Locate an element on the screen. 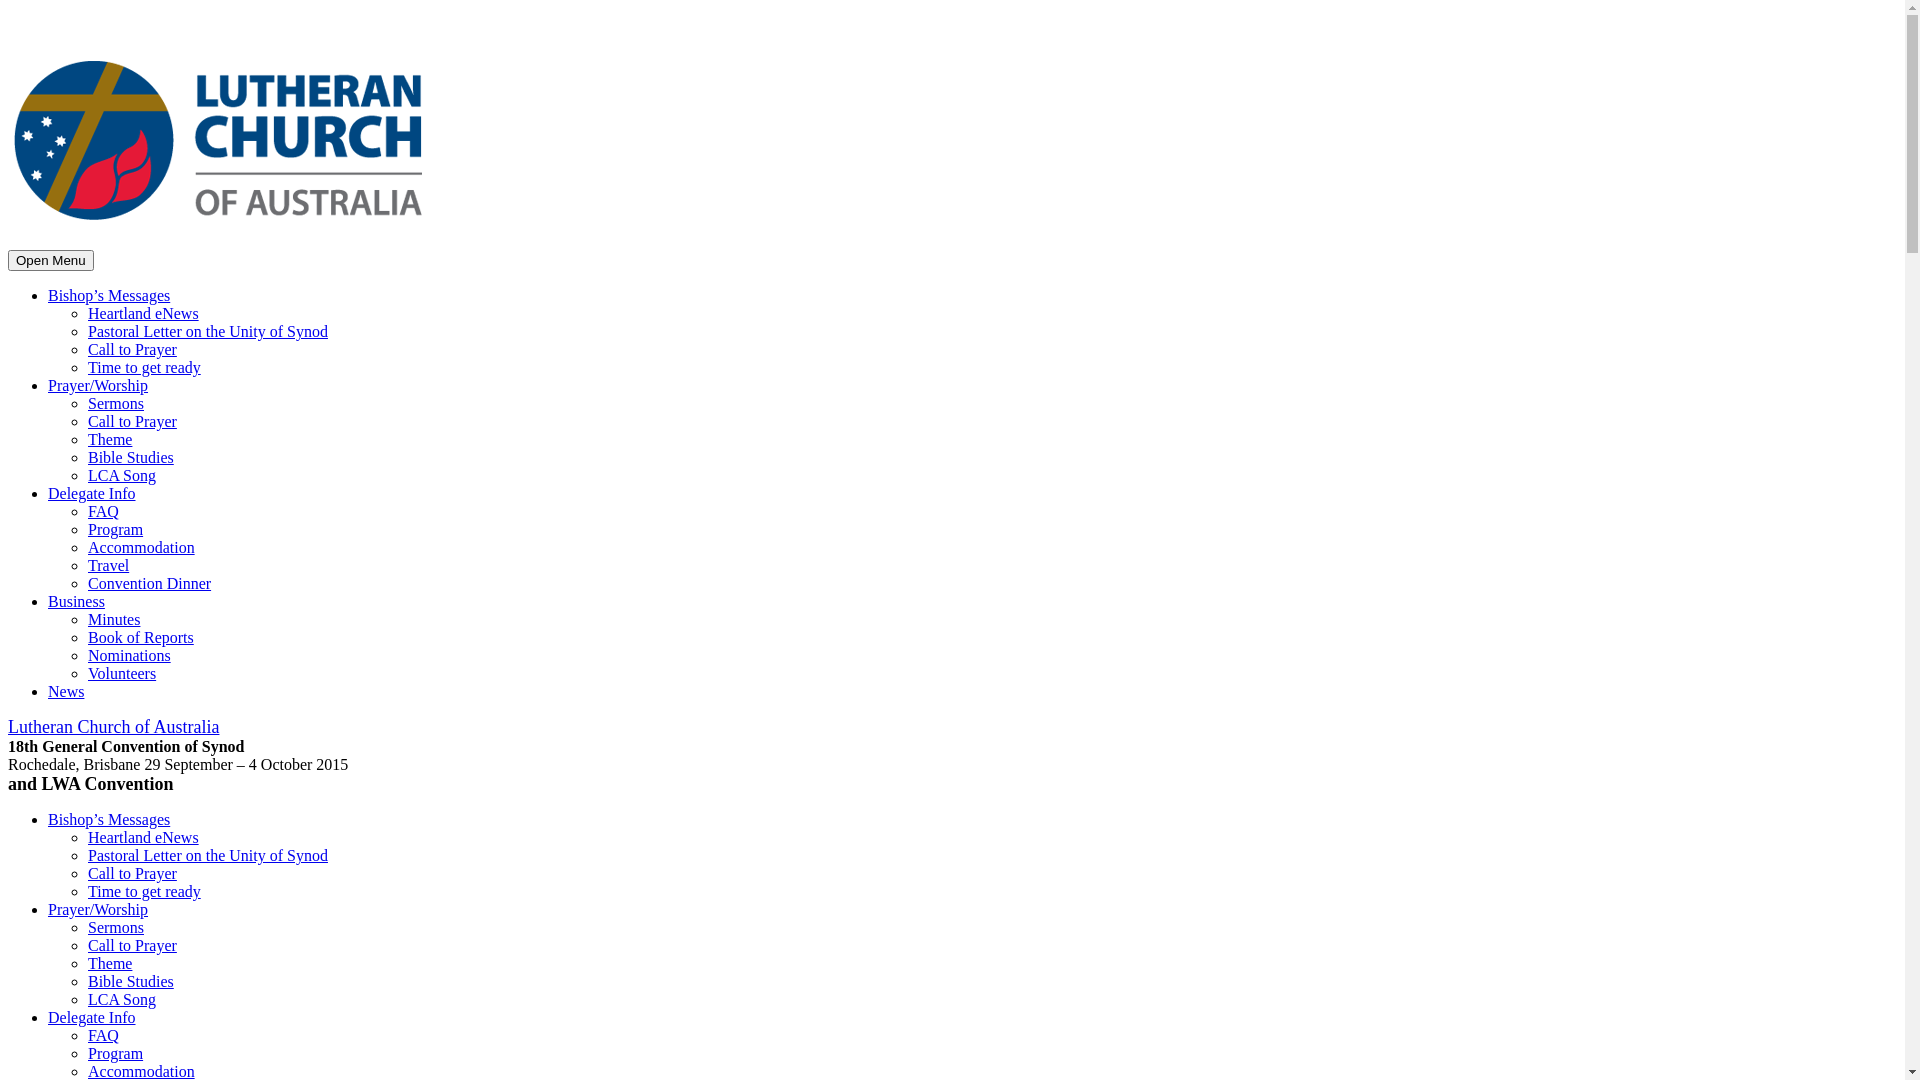  'Minutes' is located at coordinates (113, 618).